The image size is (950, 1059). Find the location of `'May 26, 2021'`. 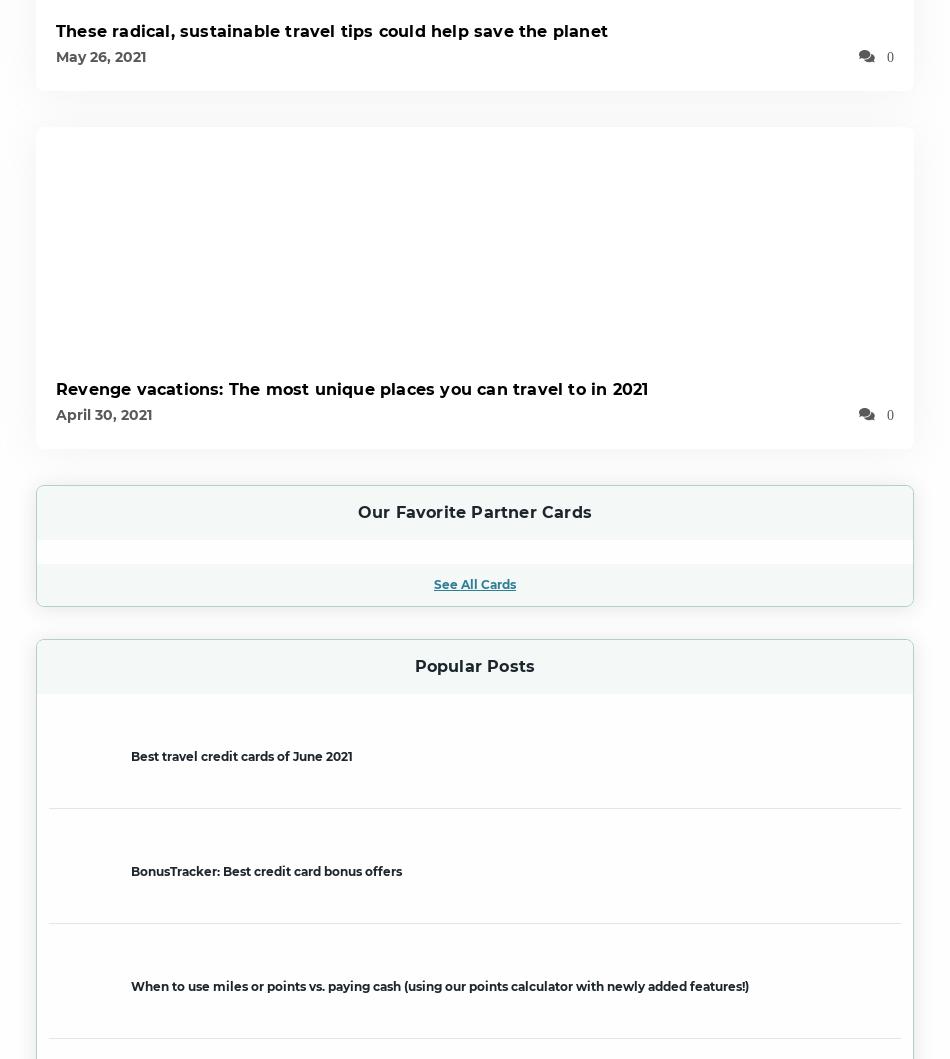

'May 26, 2021' is located at coordinates (100, 56).